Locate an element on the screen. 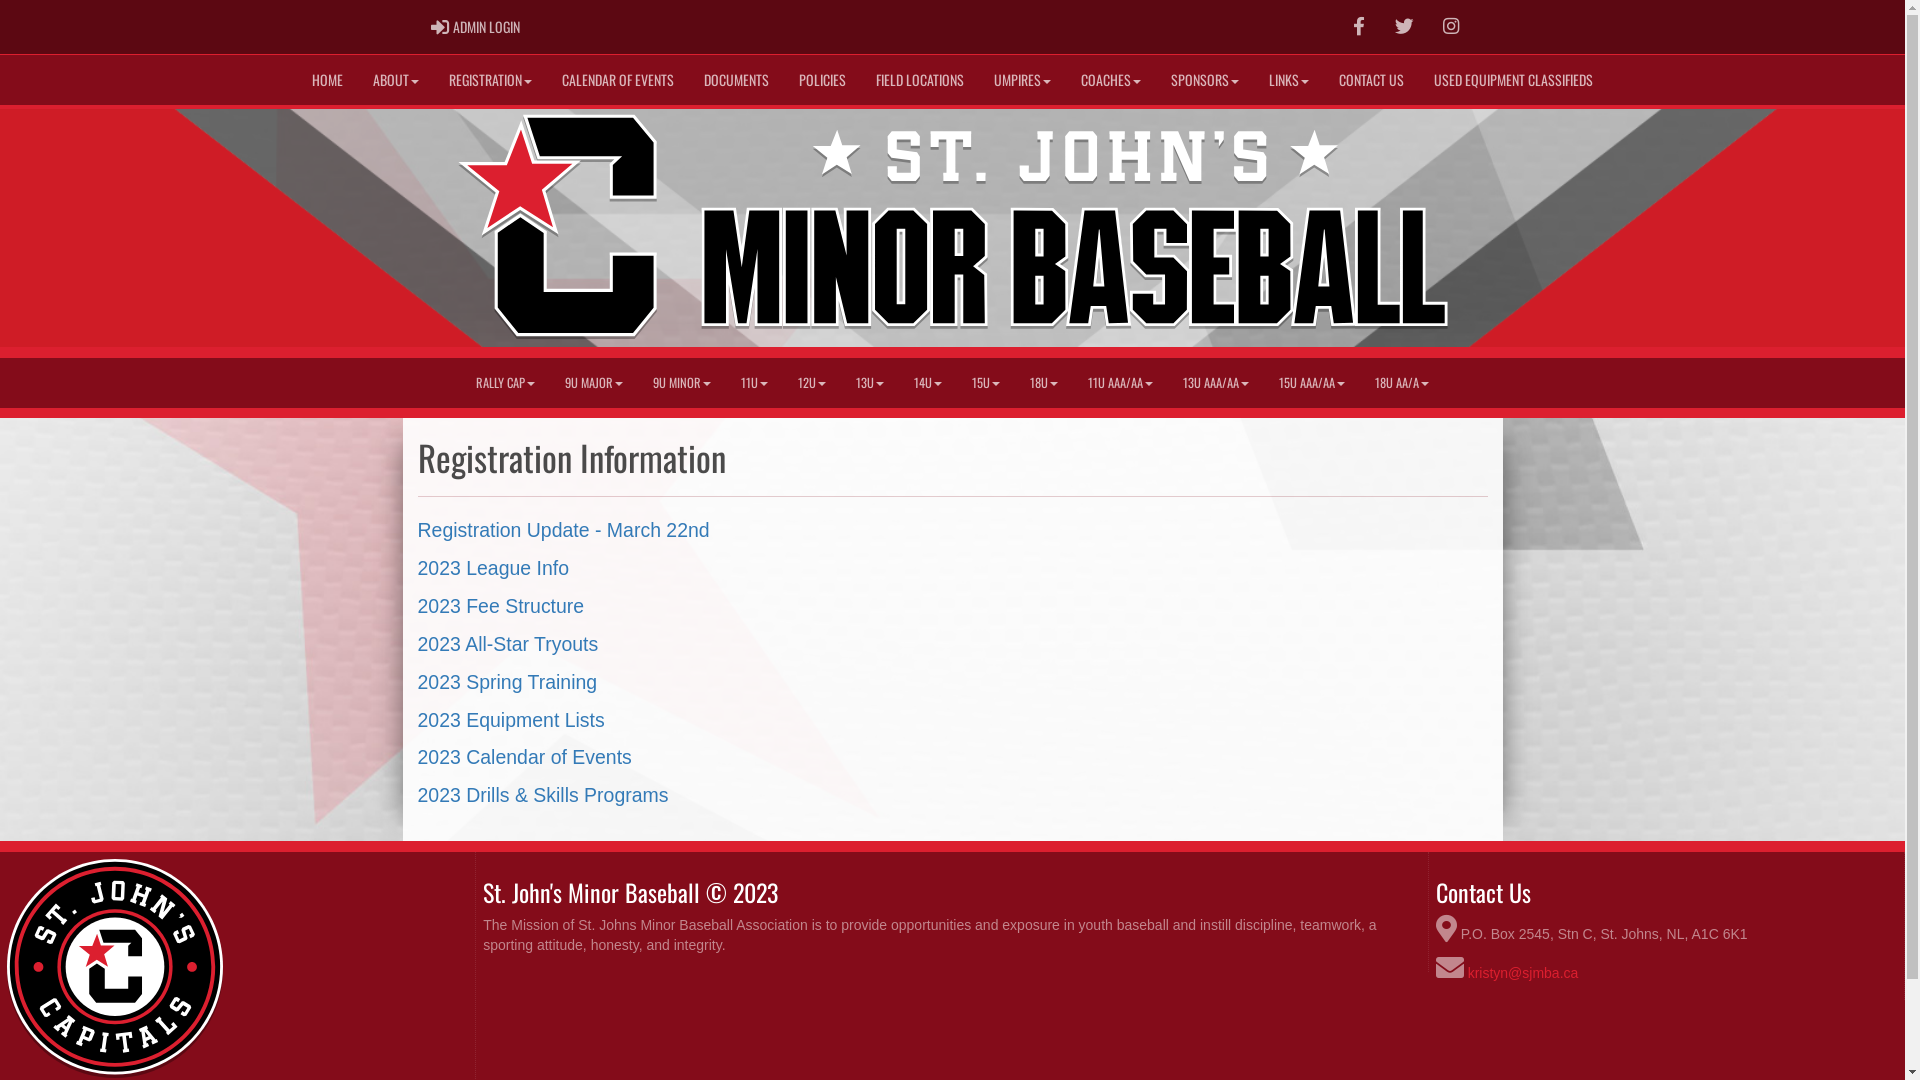 The height and width of the screenshot is (1080, 1920). 'ABOUT' is located at coordinates (358, 79).